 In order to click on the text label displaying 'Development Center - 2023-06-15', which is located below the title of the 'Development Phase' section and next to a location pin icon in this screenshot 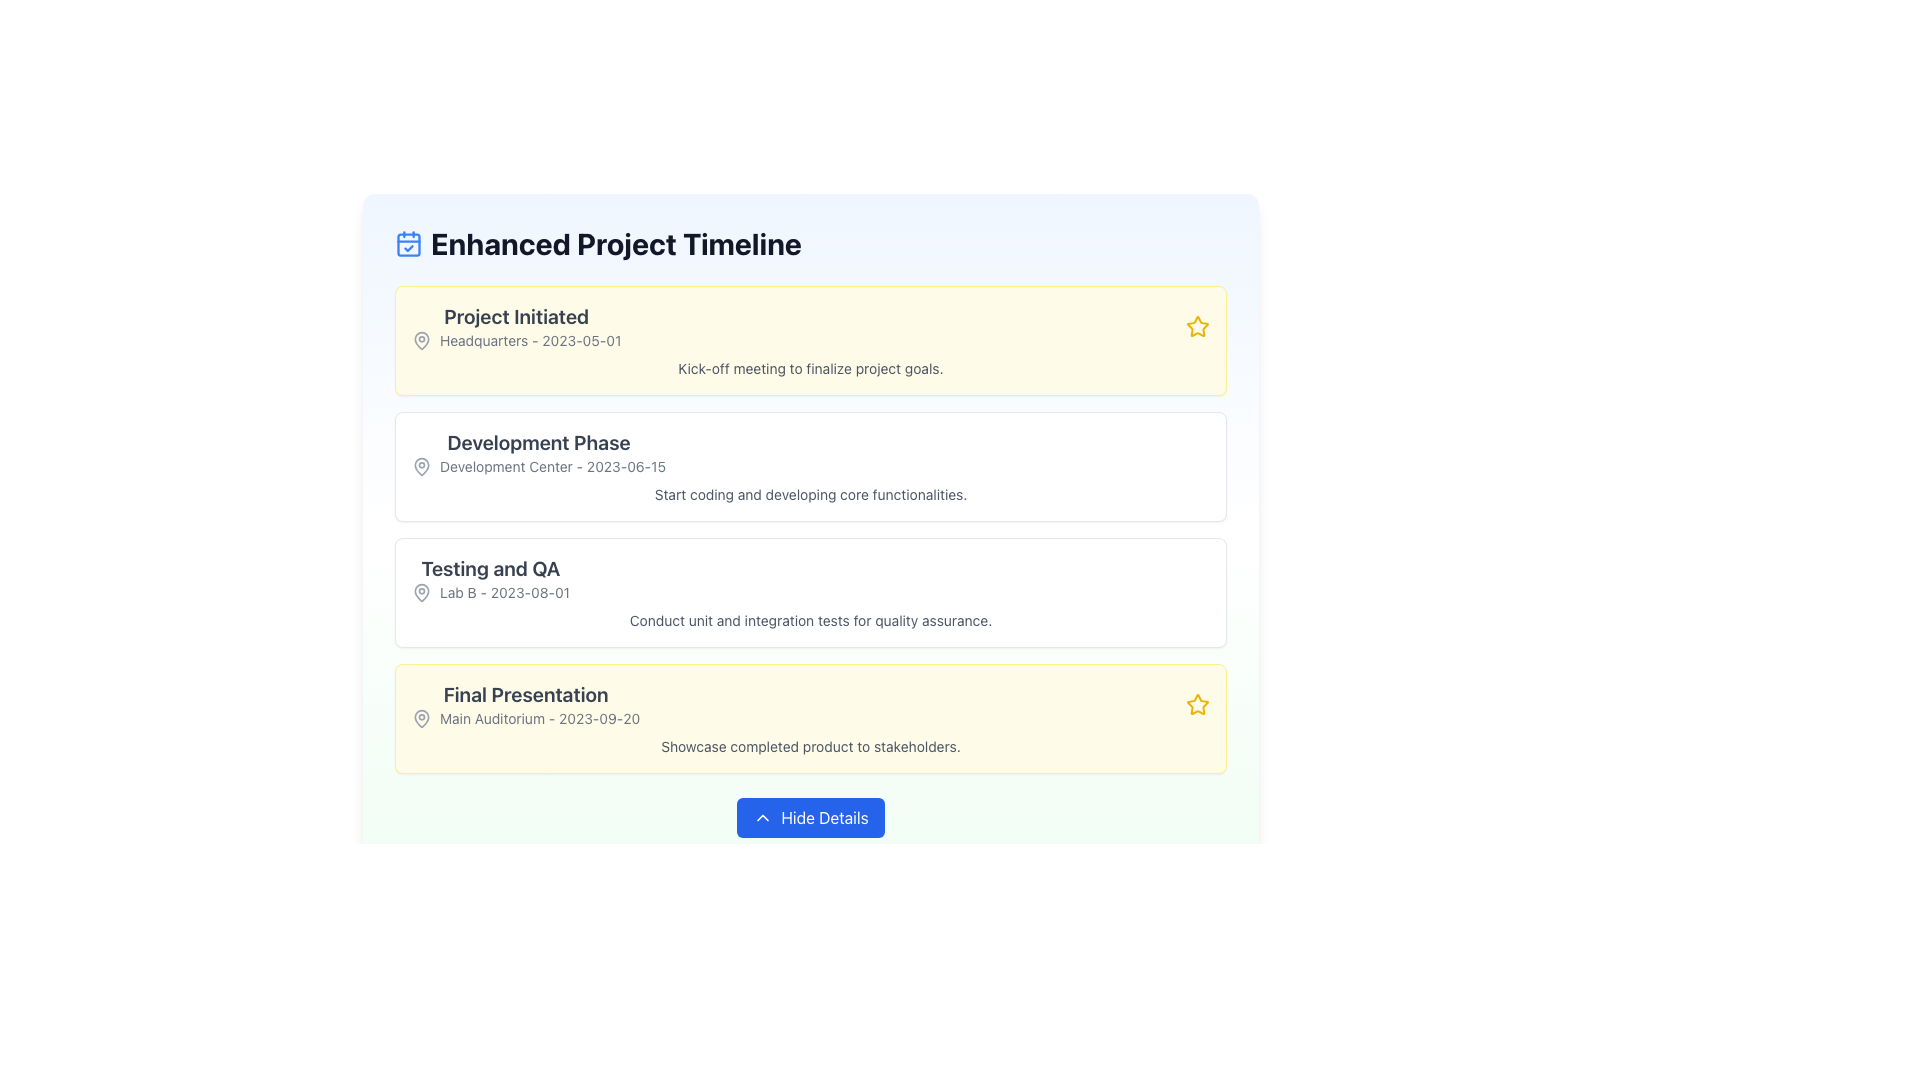, I will do `click(538, 466)`.